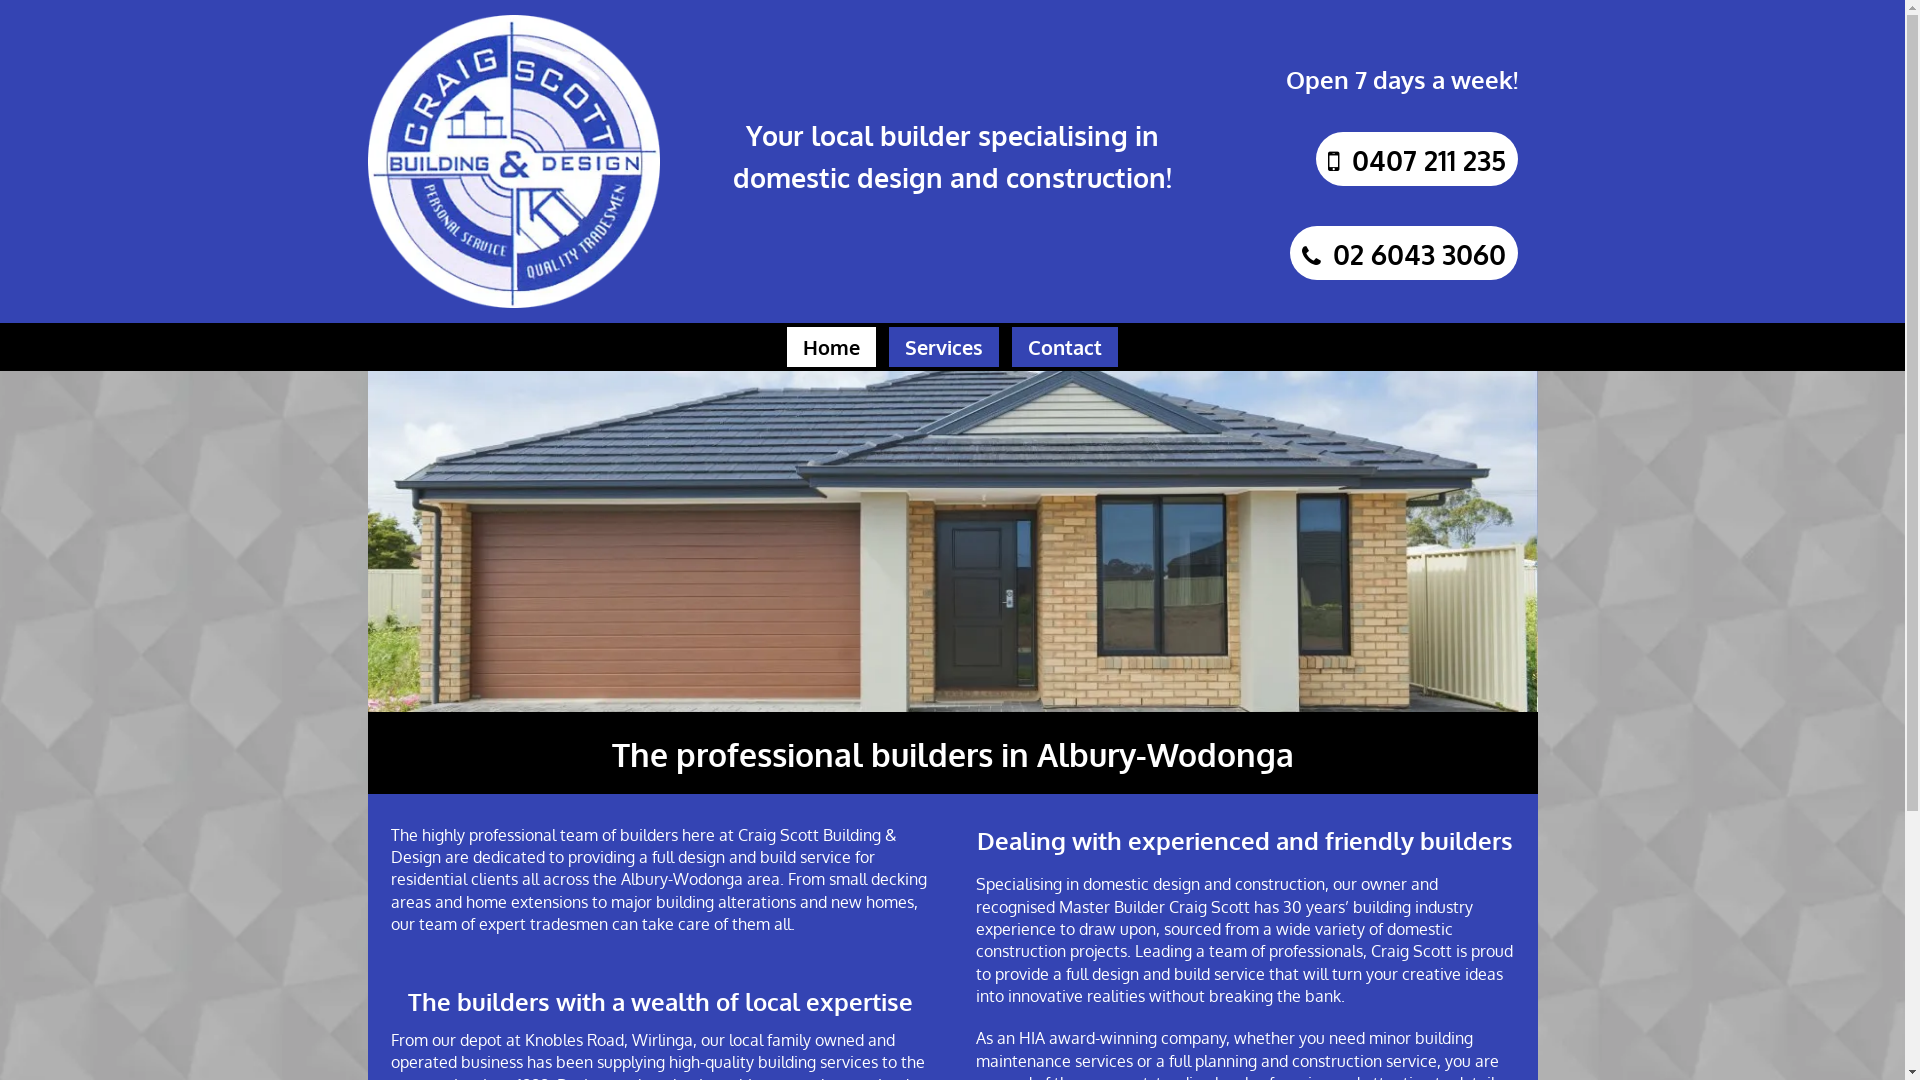 The height and width of the screenshot is (1080, 1920). Describe the element at coordinates (368, 540) in the screenshot. I see `'craig scott building home renovations'` at that location.